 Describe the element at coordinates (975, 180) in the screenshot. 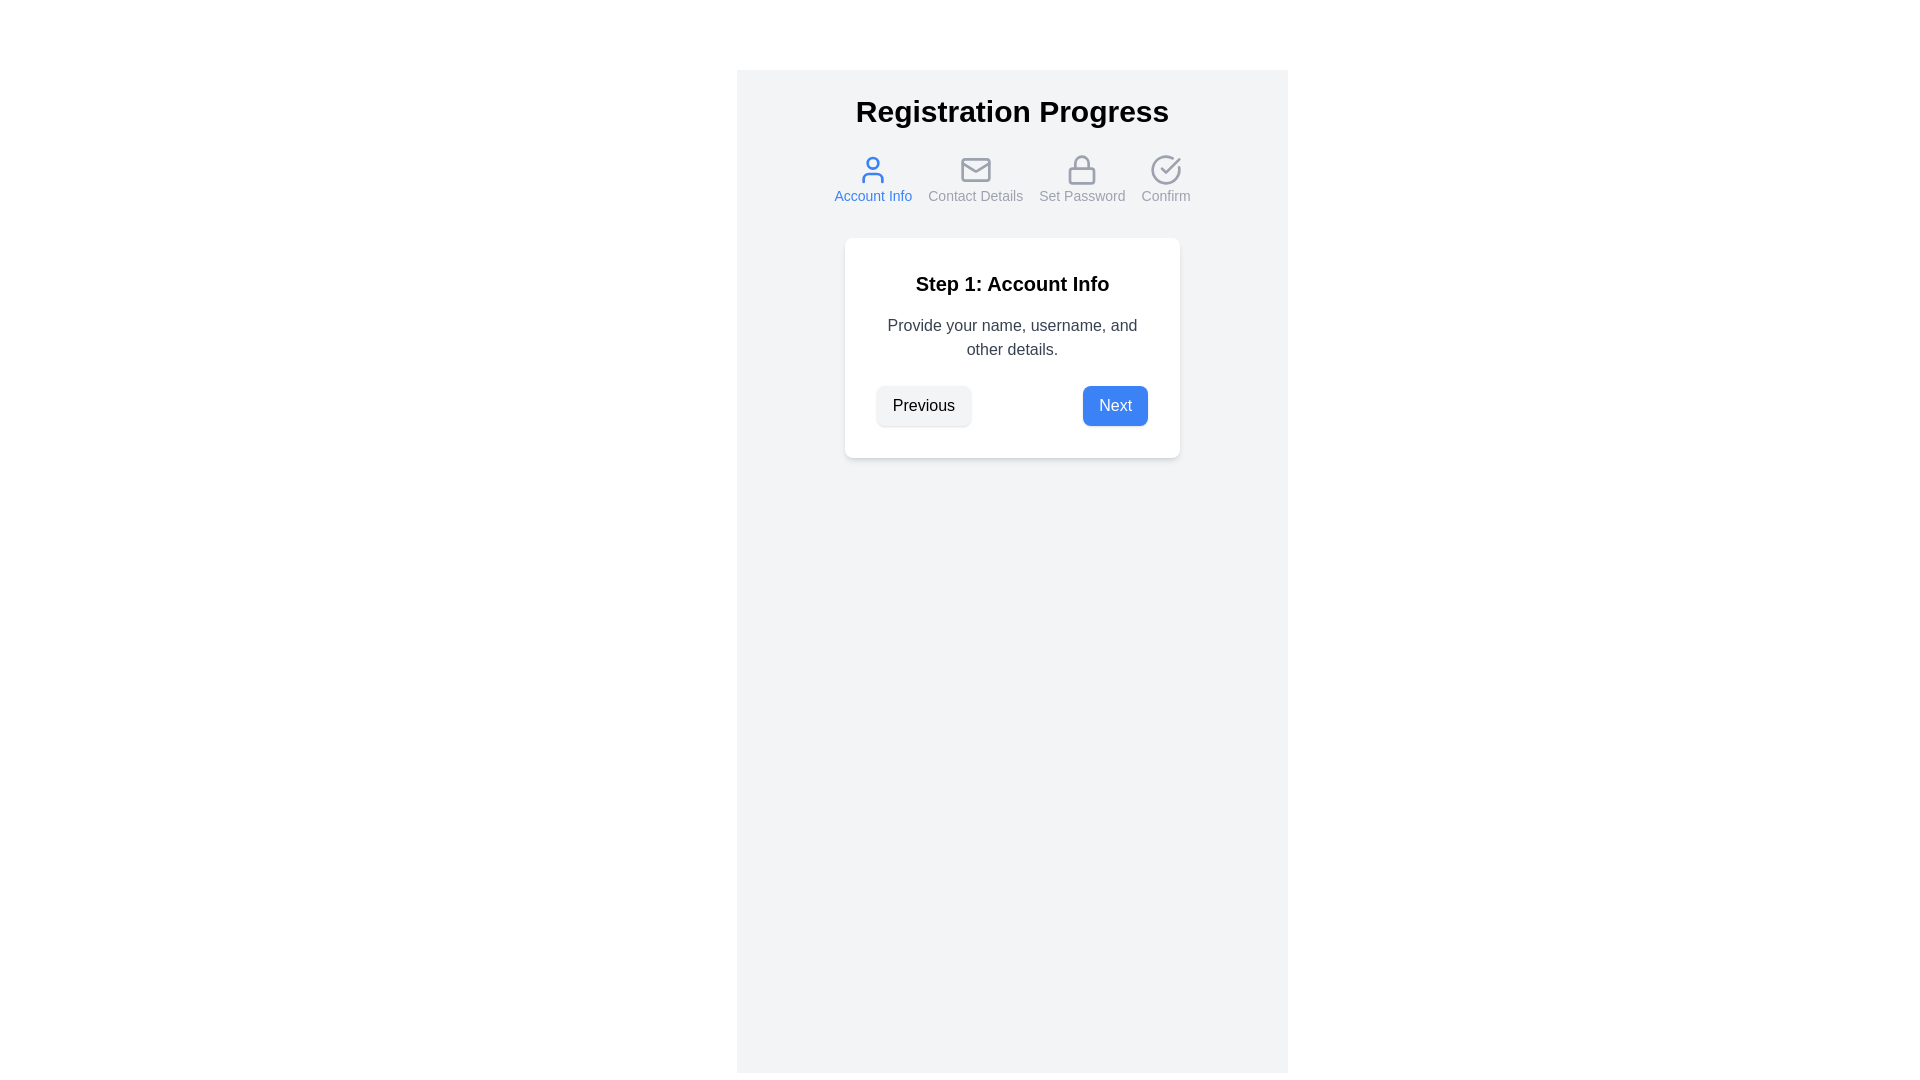

I see `the labeled icon featuring a gray envelope above the text 'Contact Details', which is the second element in a horizontal navigation menu` at that location.